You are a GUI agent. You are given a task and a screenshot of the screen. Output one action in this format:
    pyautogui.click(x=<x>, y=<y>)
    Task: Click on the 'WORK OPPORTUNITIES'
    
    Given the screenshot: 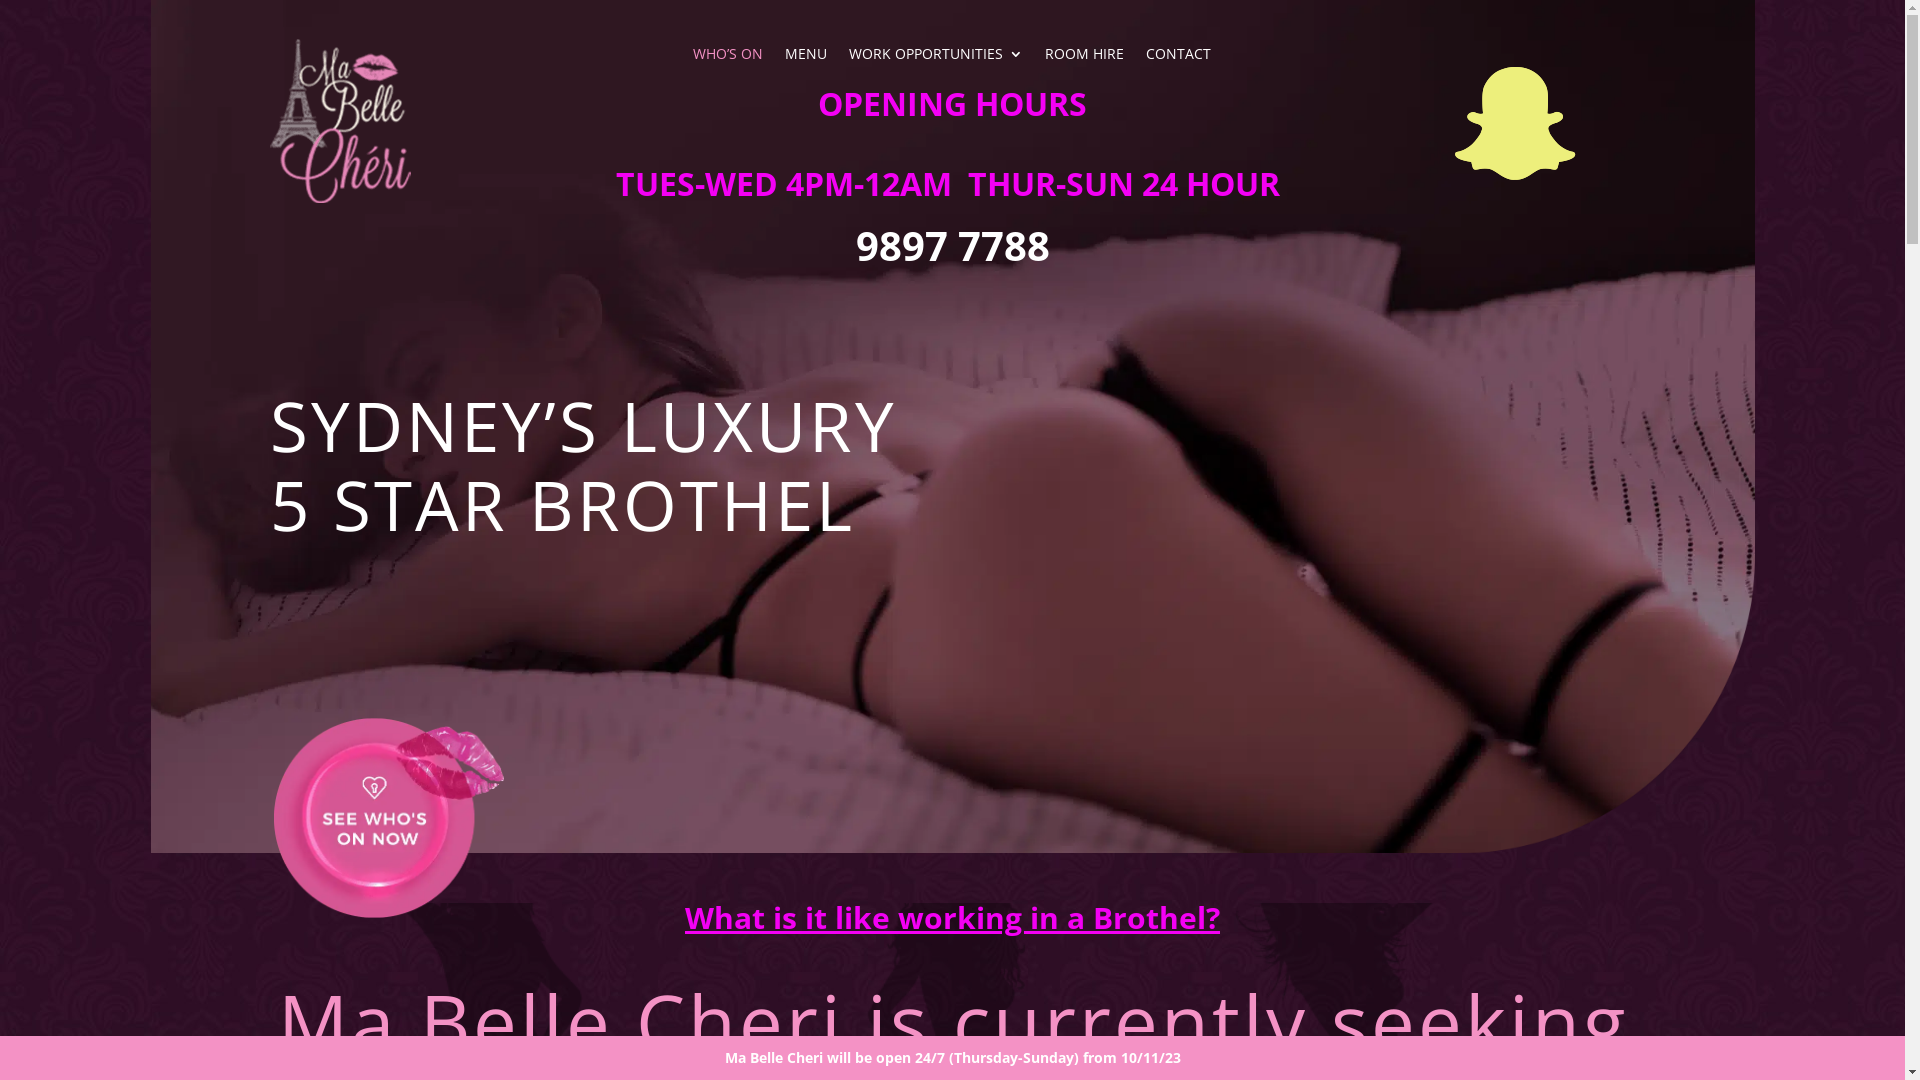 What is the action you would take?
    pyautogui.click(x=935, y=56)
    